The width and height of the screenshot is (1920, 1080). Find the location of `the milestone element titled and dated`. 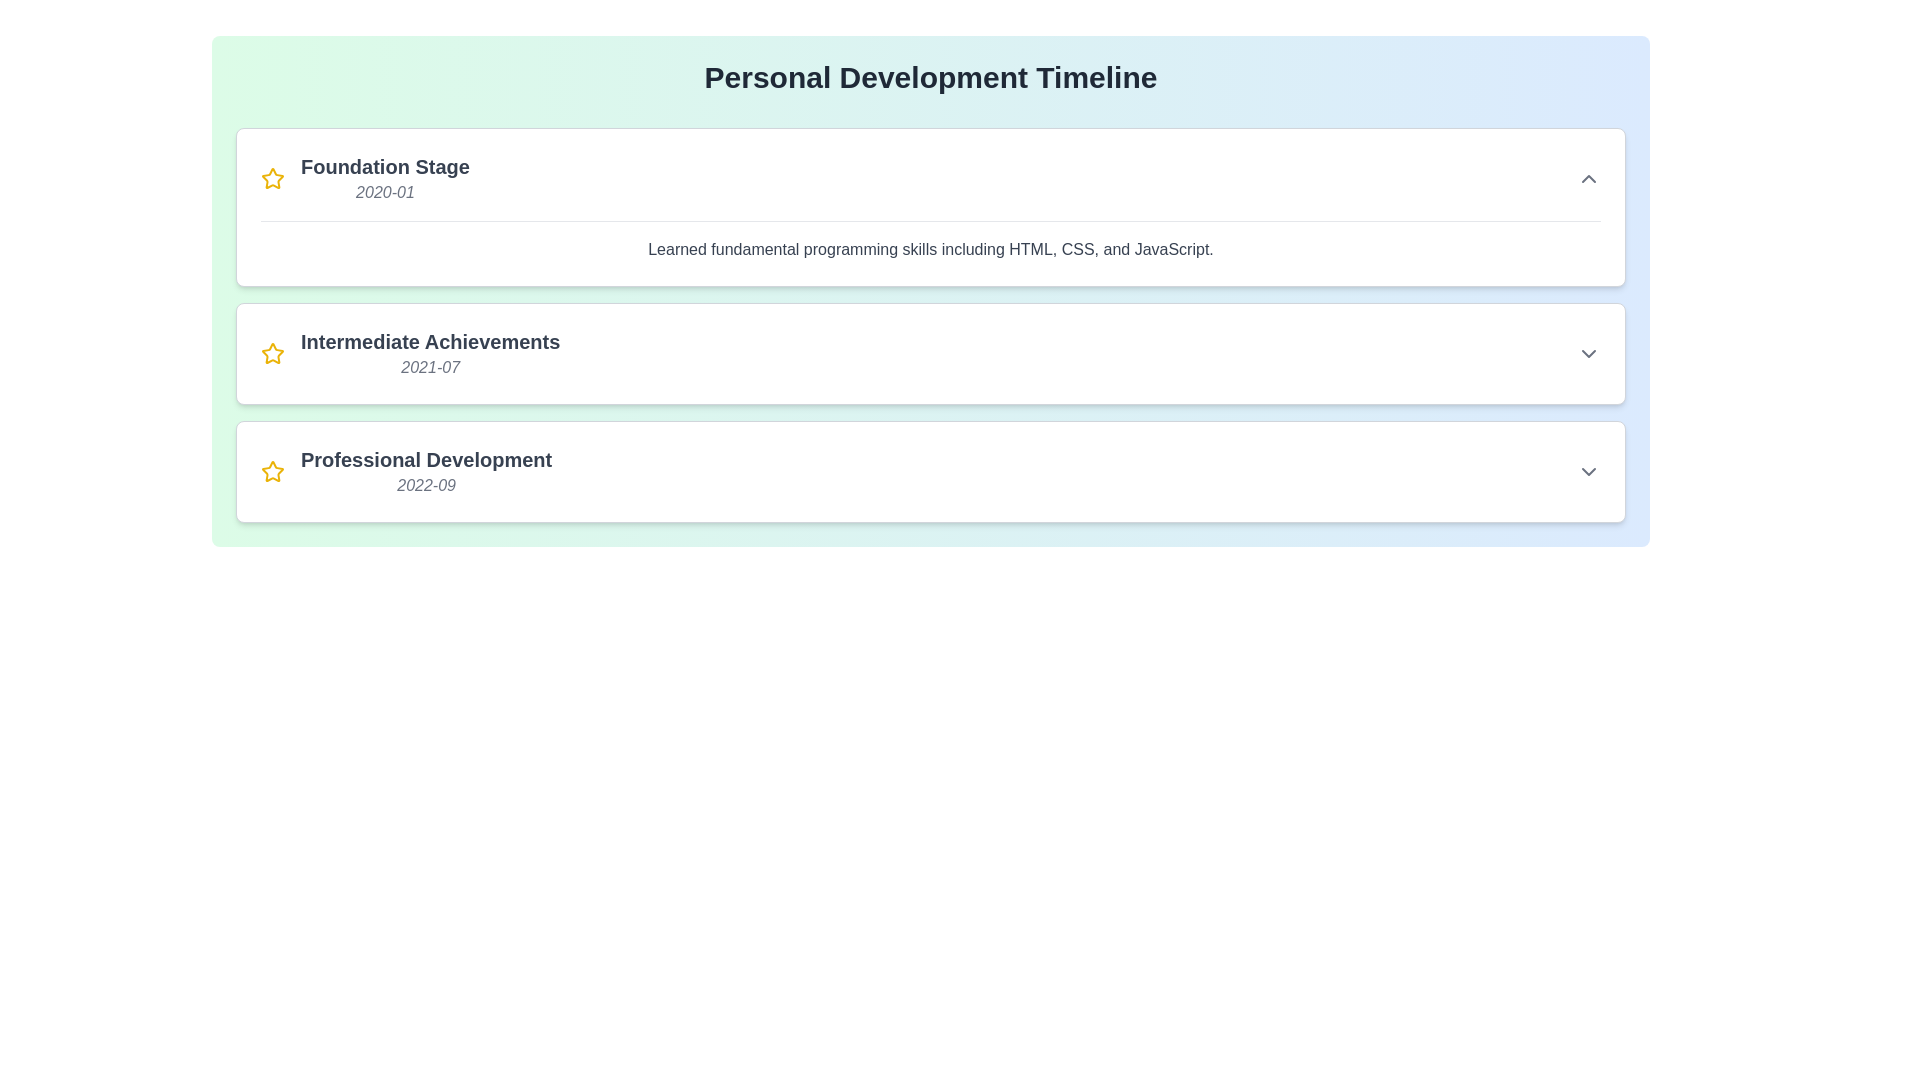

the milestone element titled and dated is located at coordinates (405, 471).